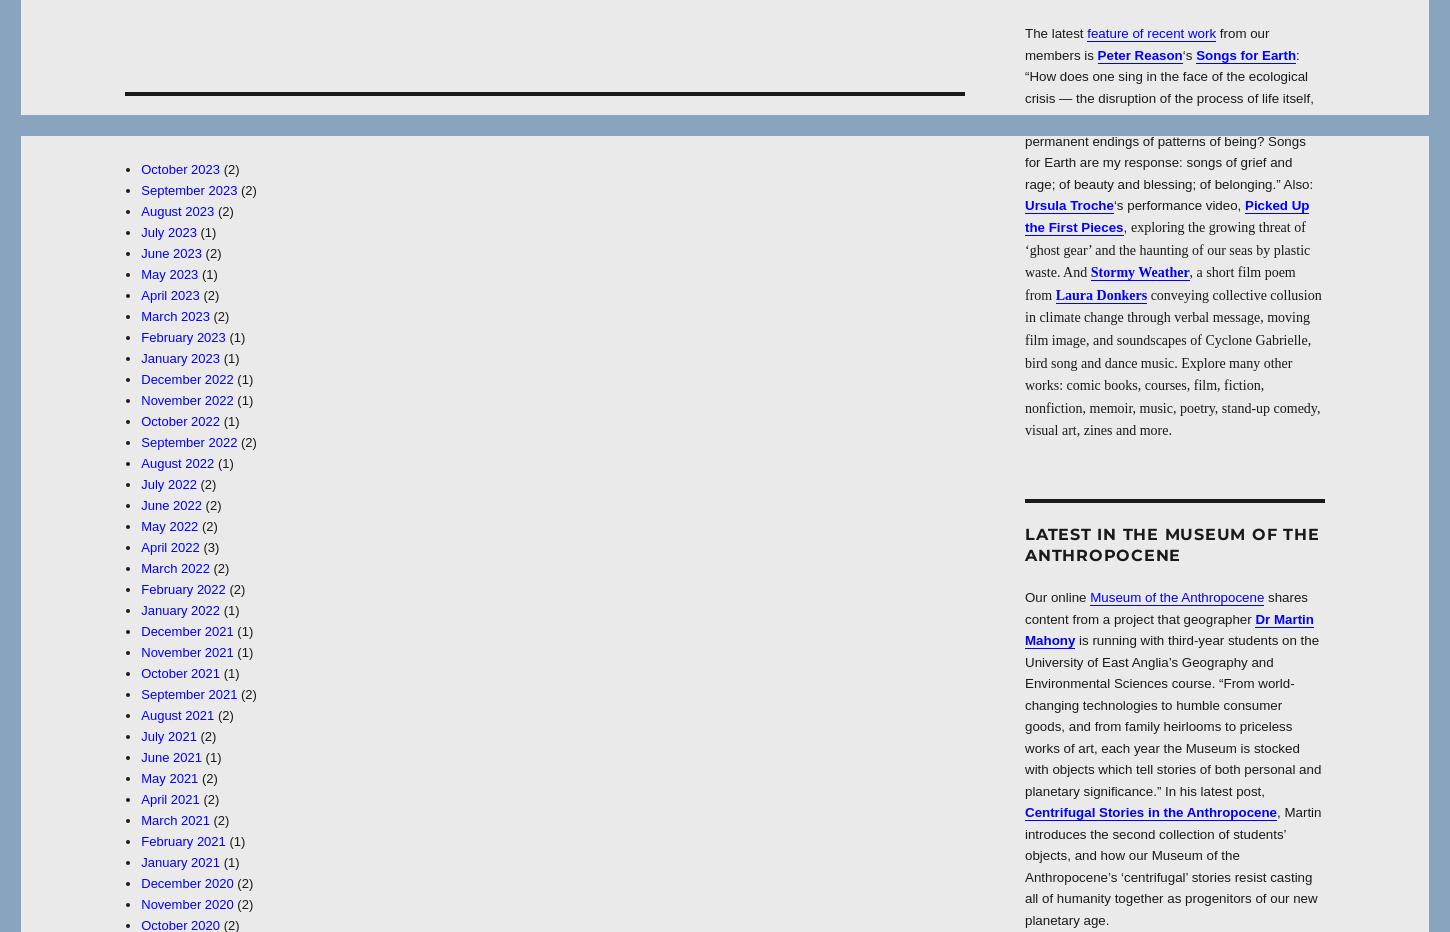 This screenshot has height=932, width=1450. I want to click on 'June 2022', so click(169, 504).